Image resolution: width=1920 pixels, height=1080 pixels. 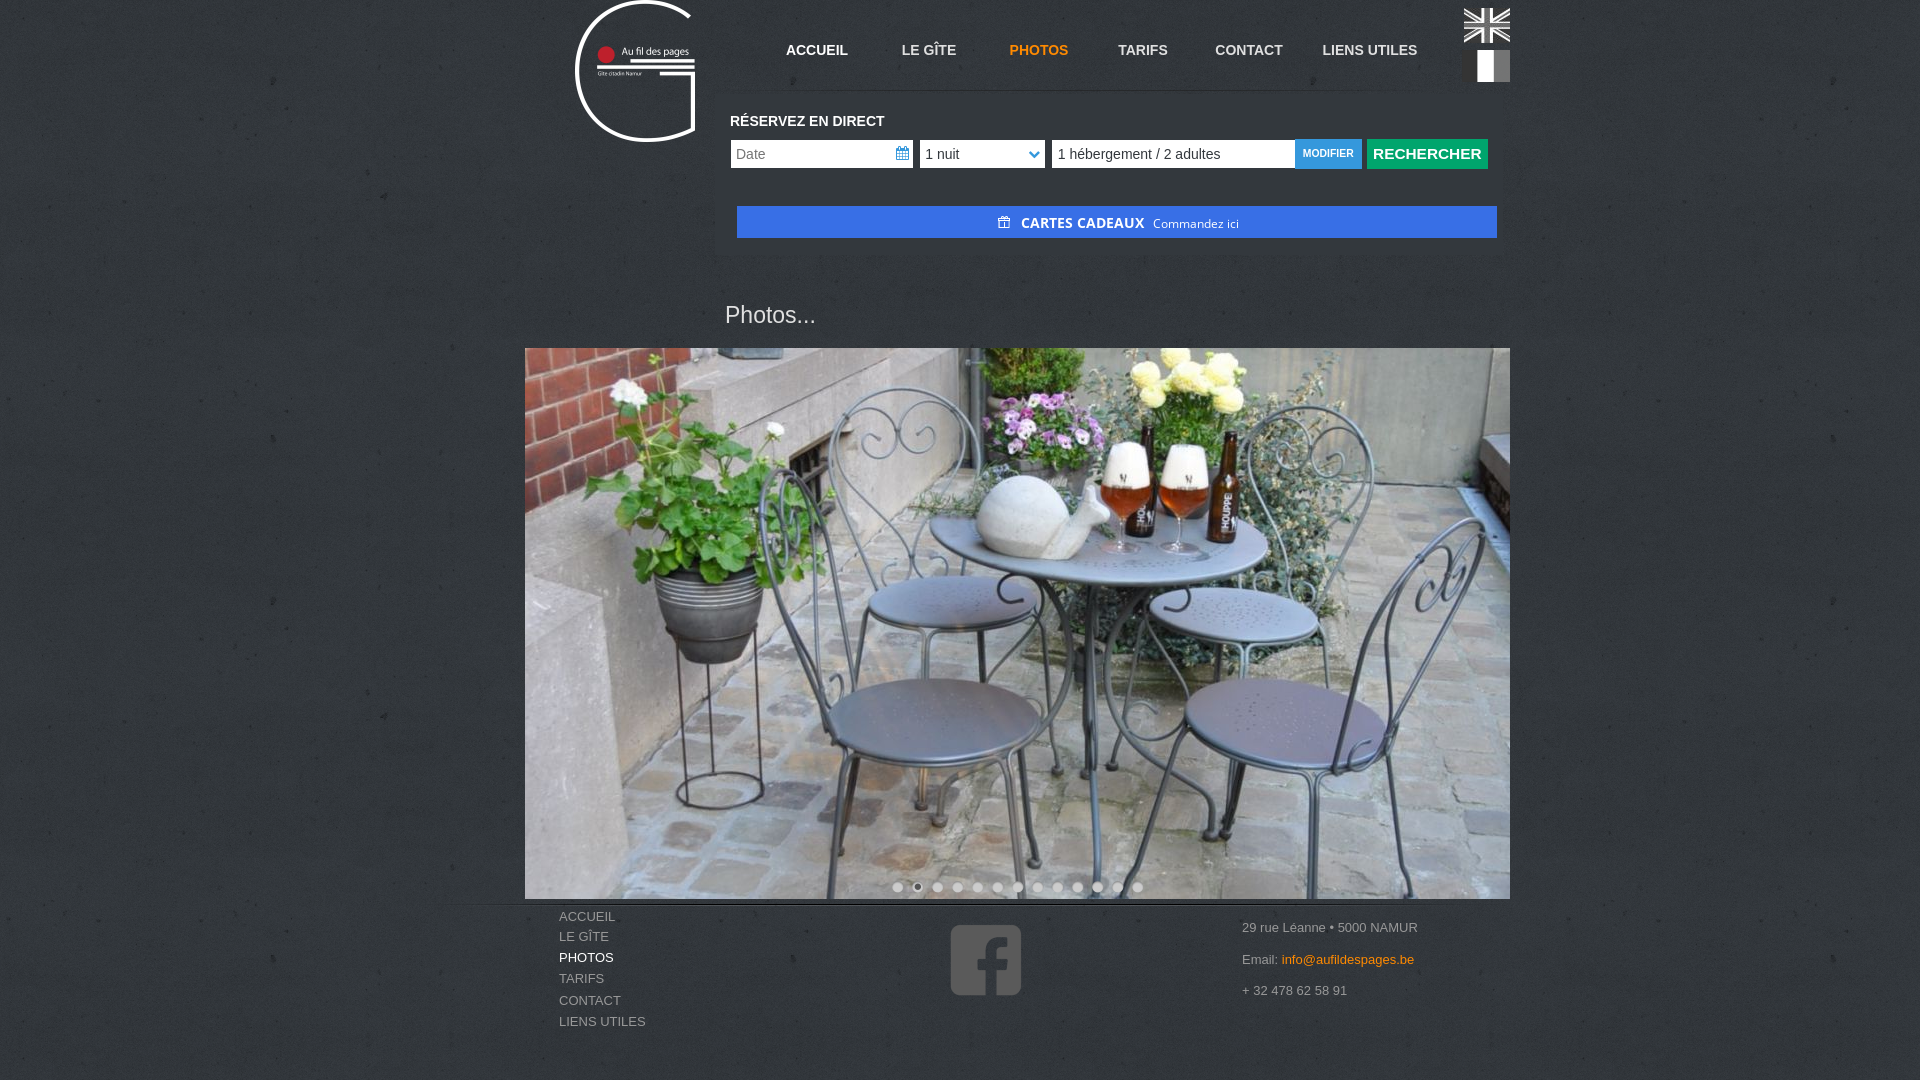 What do you see at coordinates (580, 976) in the screenshot?
I see `'TARIFS'` at bounding box center [580, 976].